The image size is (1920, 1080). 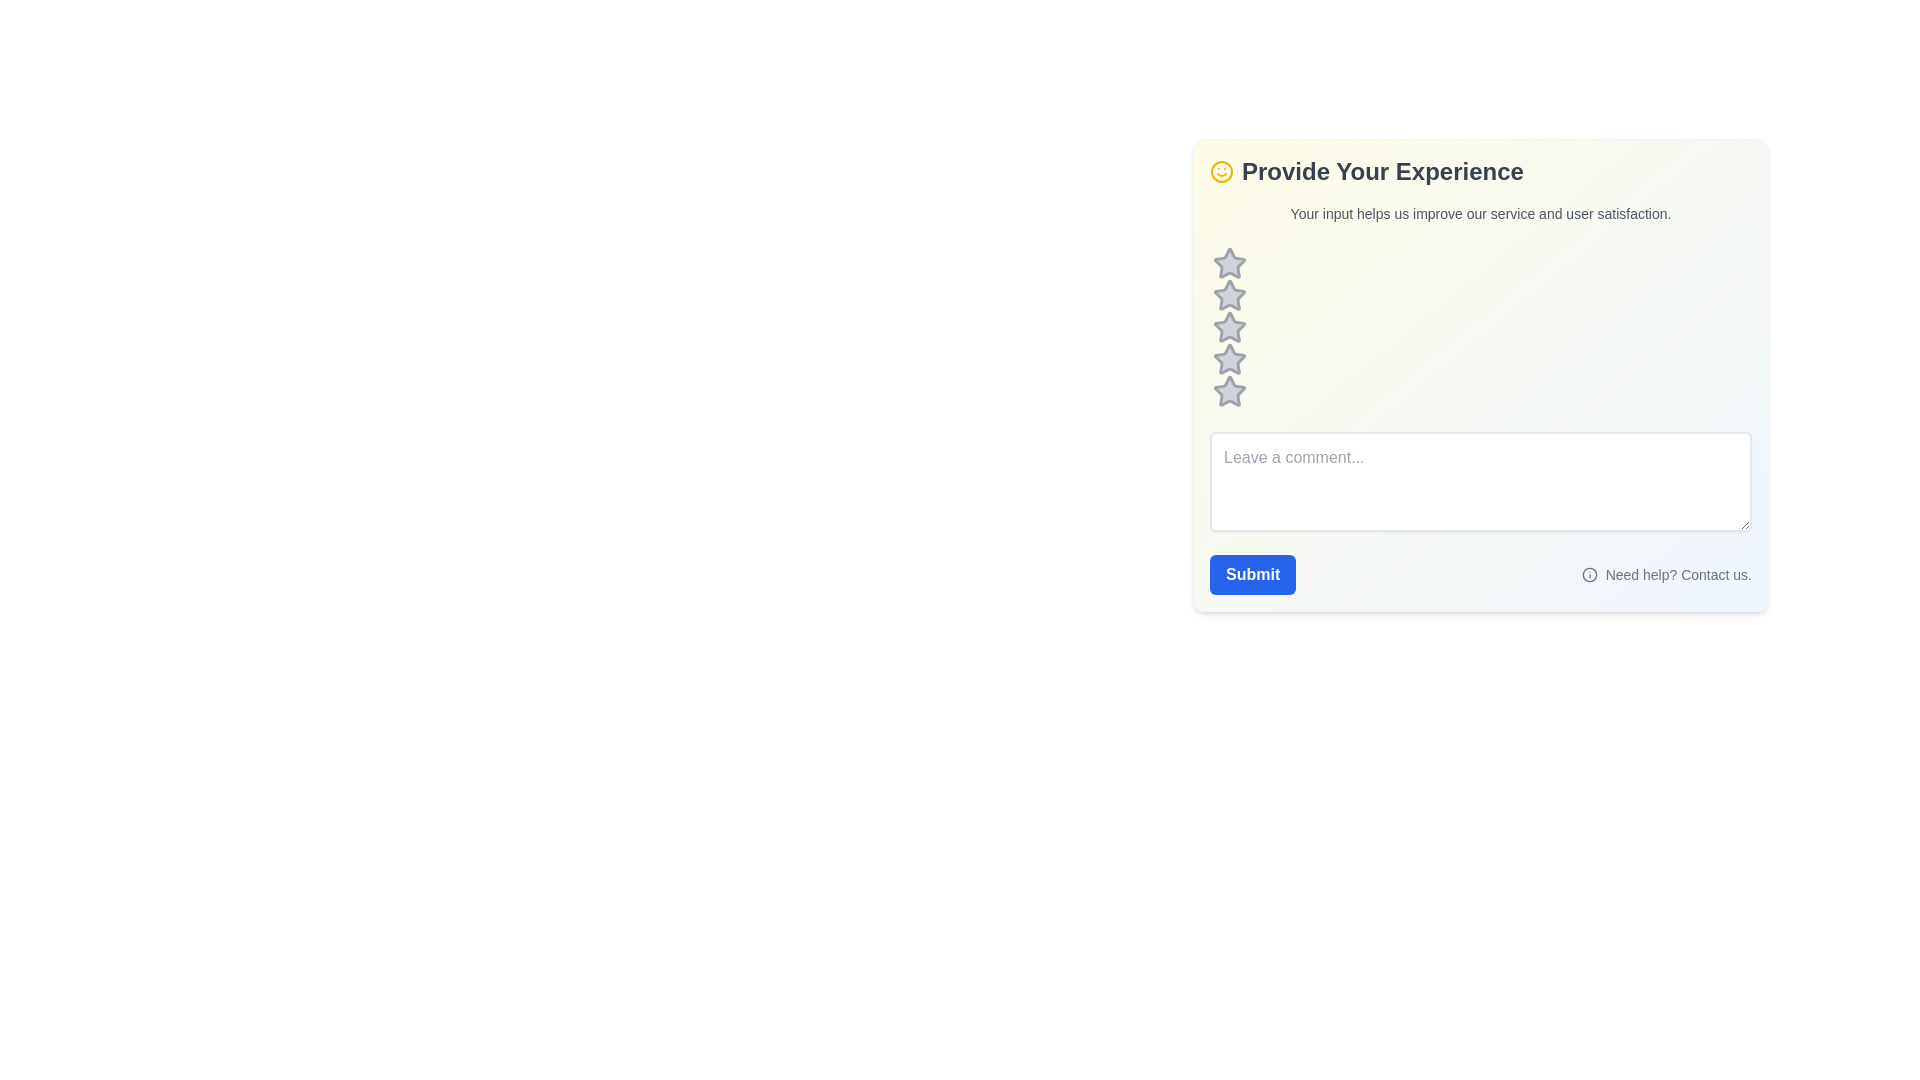 What do you see at coordinates (1228, 326) in the screenshot?
I see `the fourth star-shaped icon from the top in the vertical stack of rating stars under the heading 'Provide Your Experience'` at bounding box center [1228, 326].